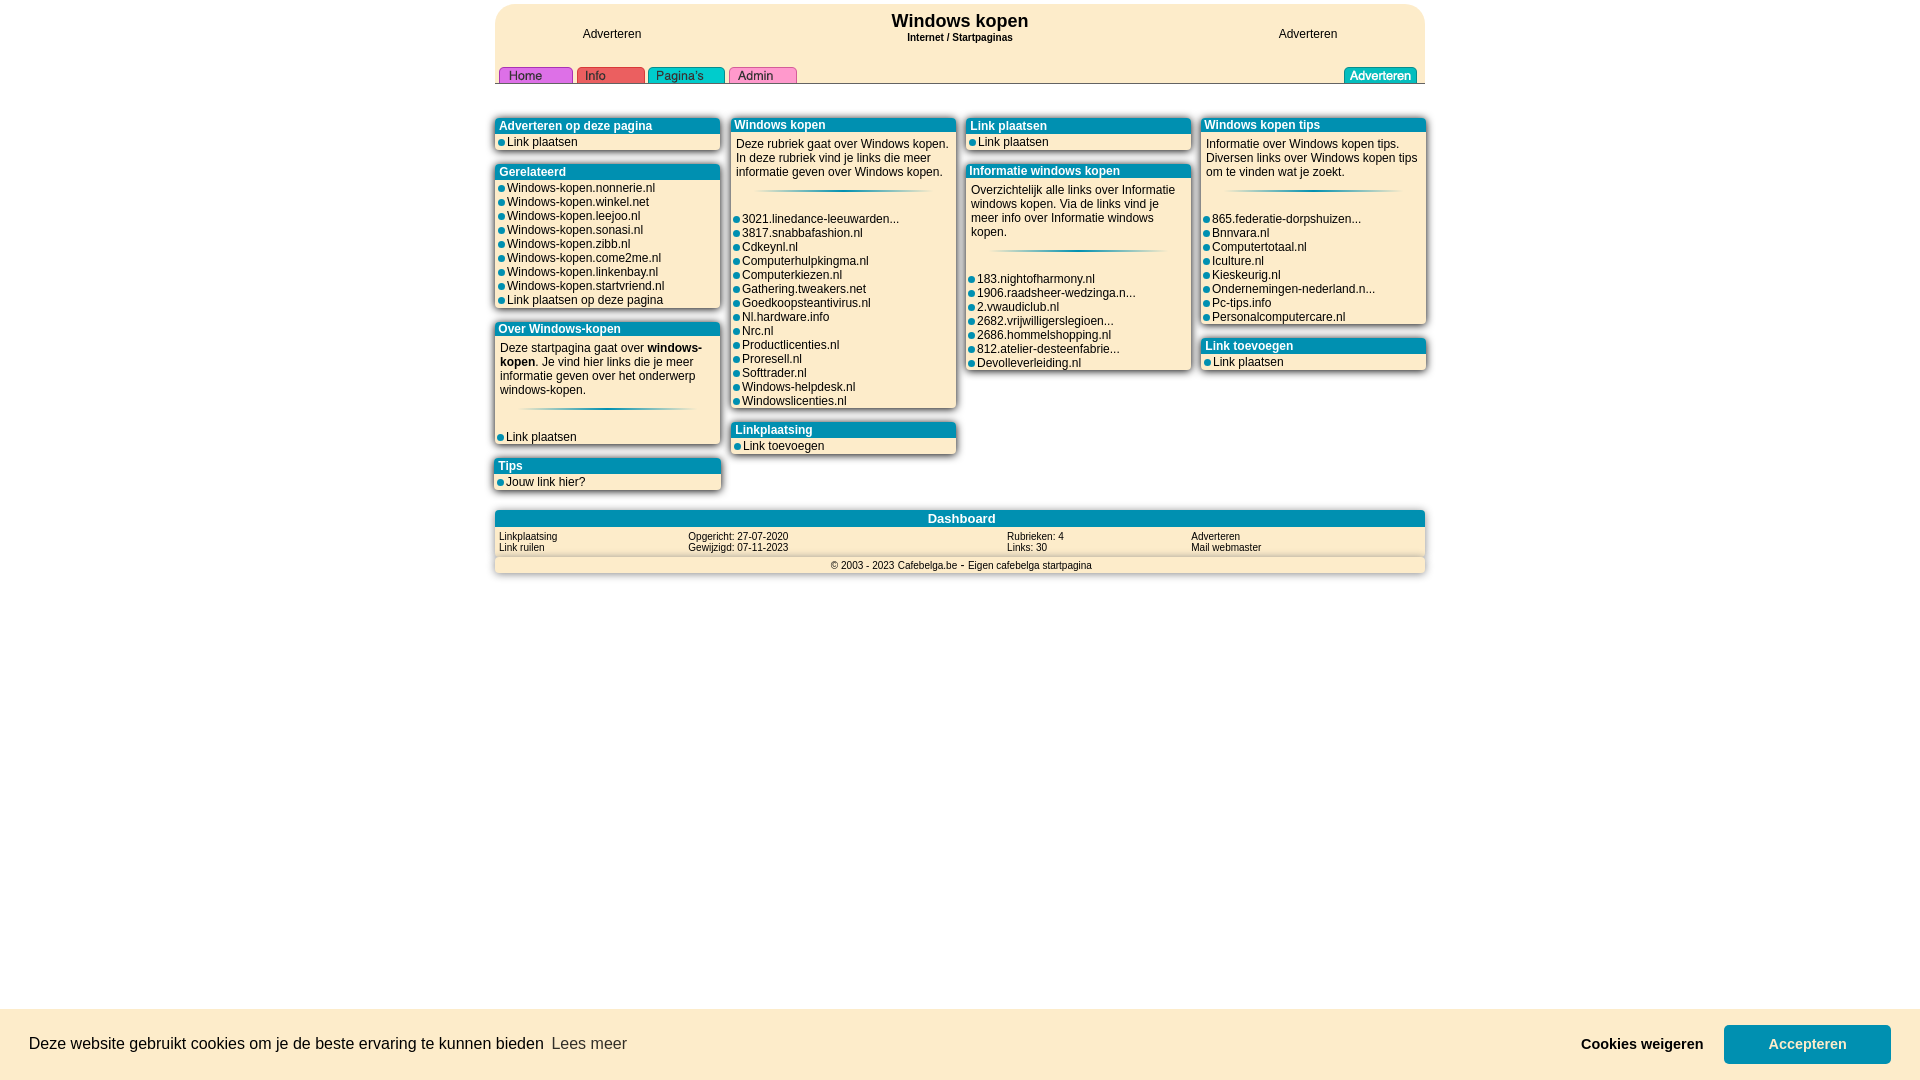 This screenshot has width=1920, height=1080. Describe the element at coordinates (1055, 293) in the screenshot. I see `'1906.raadsheer-wedzinga.n...'` at that location.